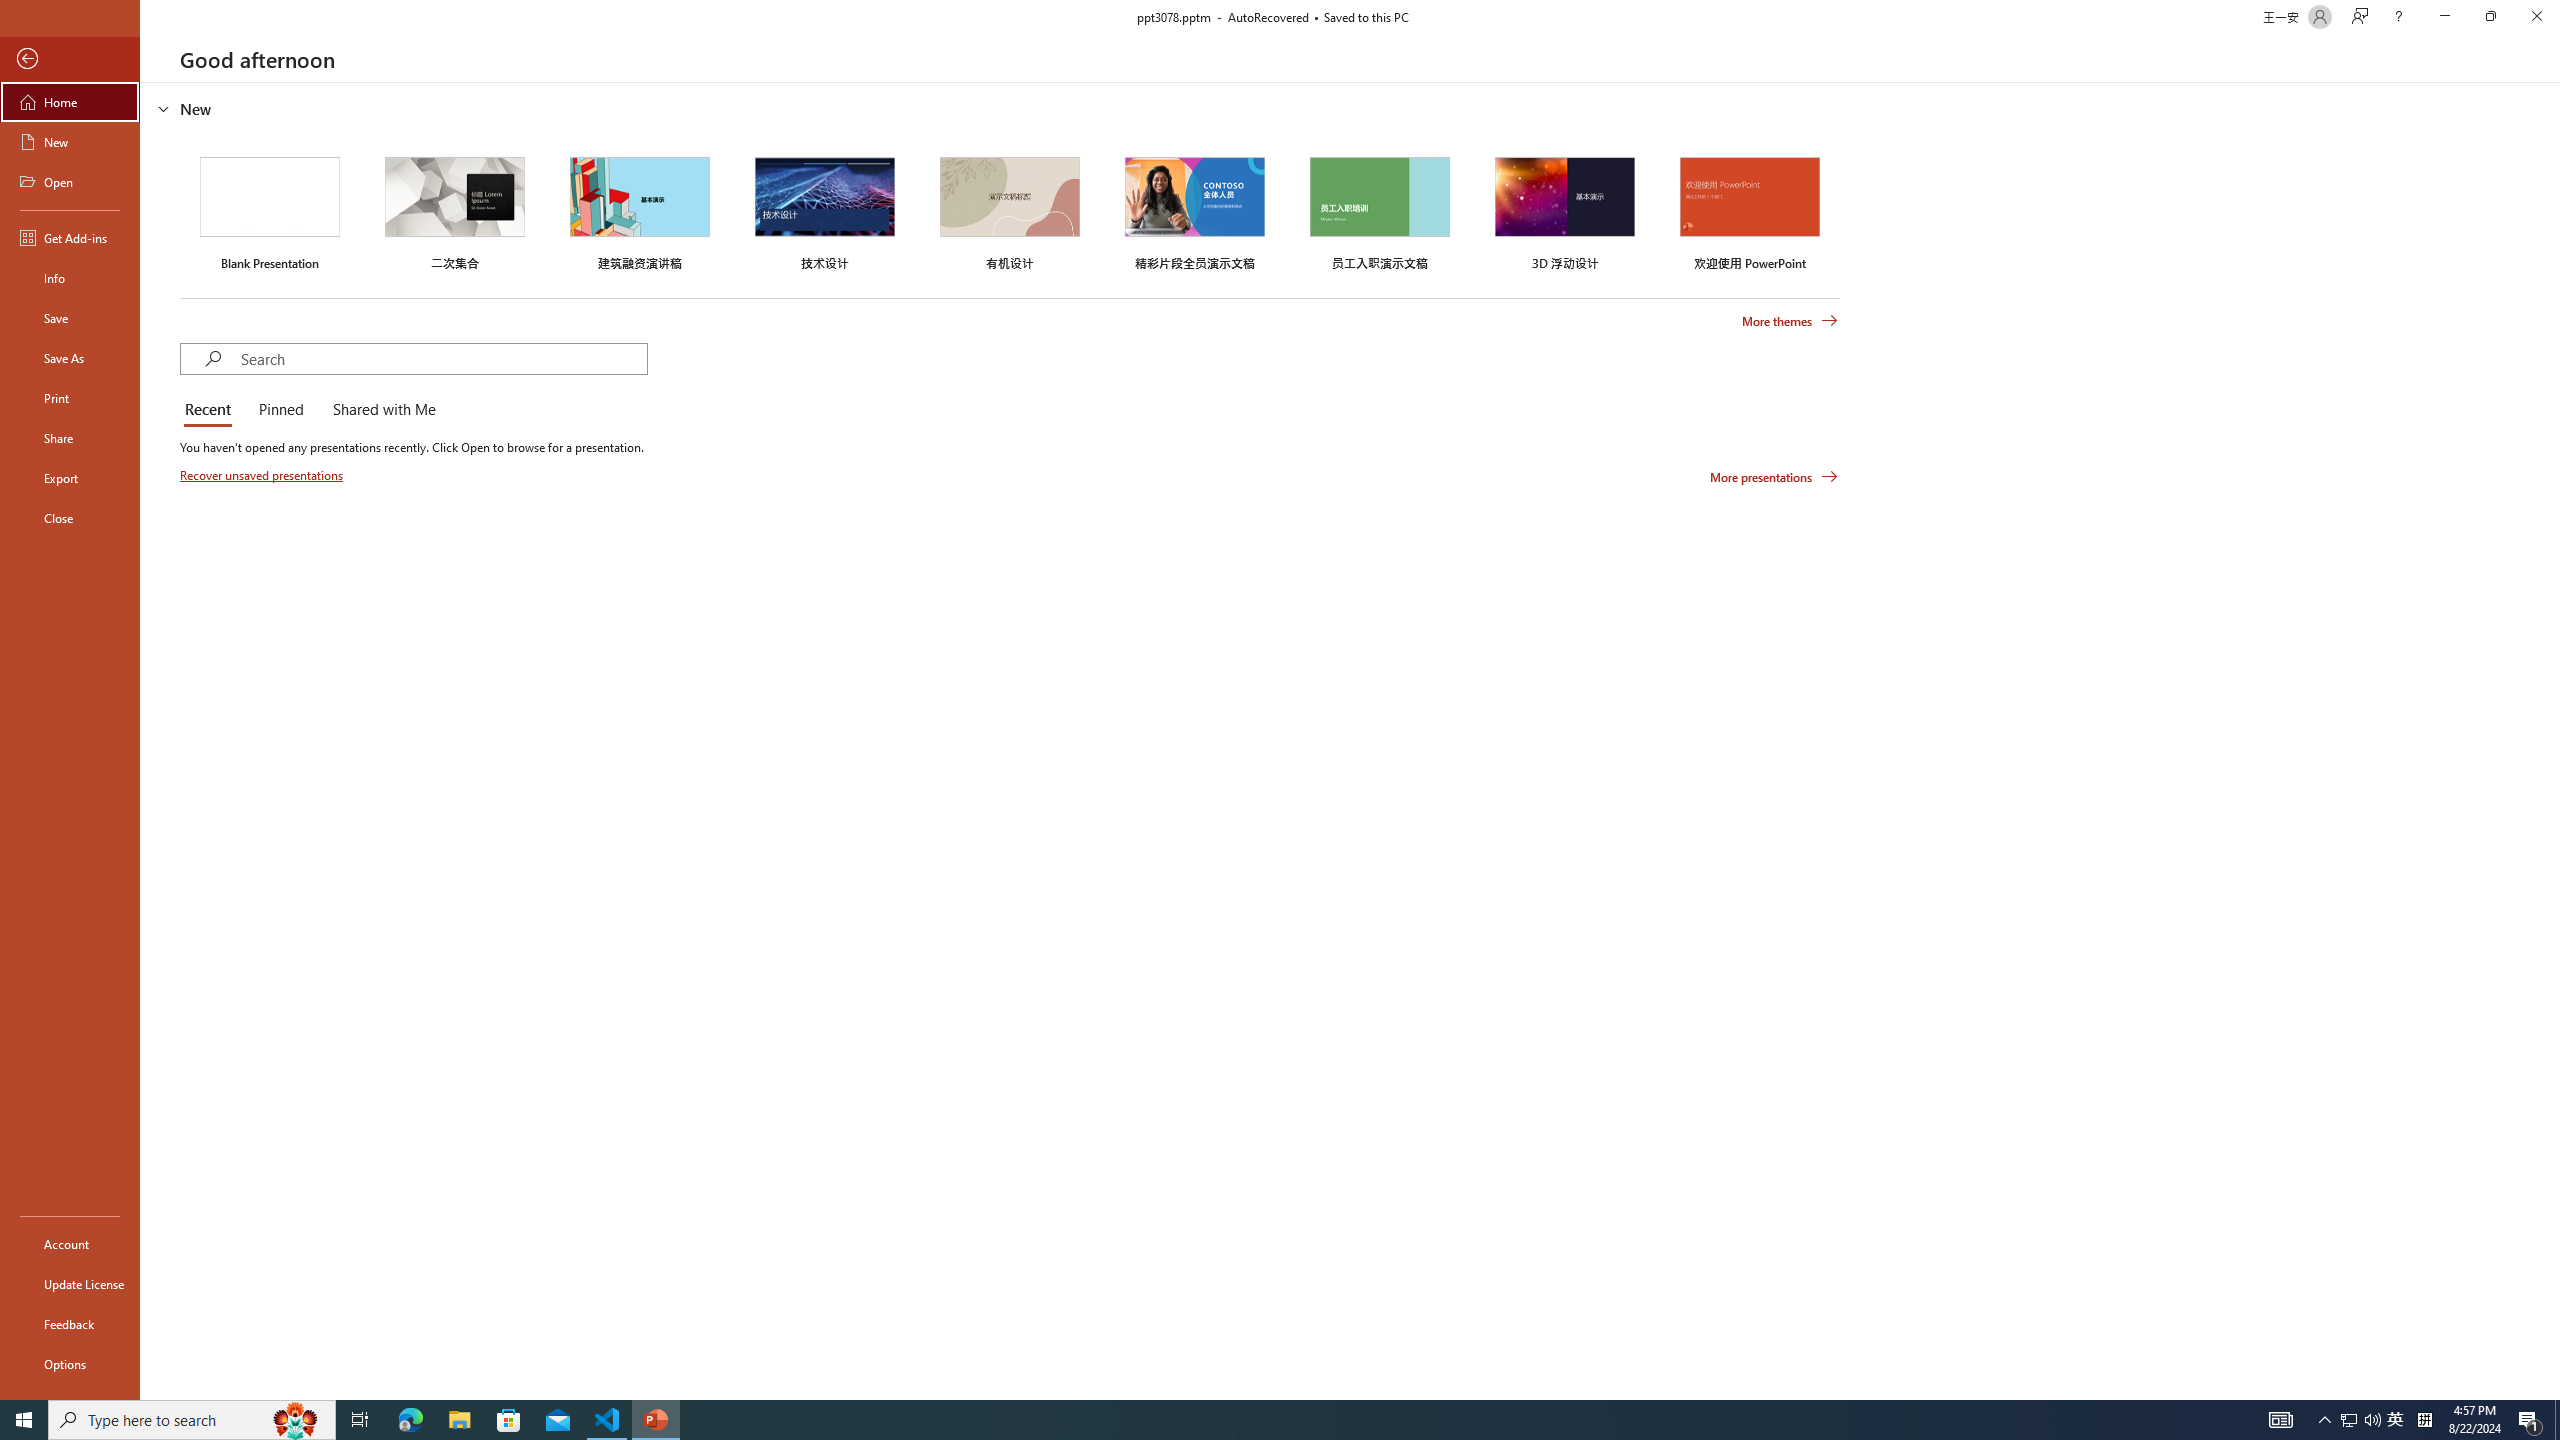 The image size is (2560, 1440). Describe the element at coordinates (69, 237) in the screenshot. I see `'Get Add-ins'` at that location.